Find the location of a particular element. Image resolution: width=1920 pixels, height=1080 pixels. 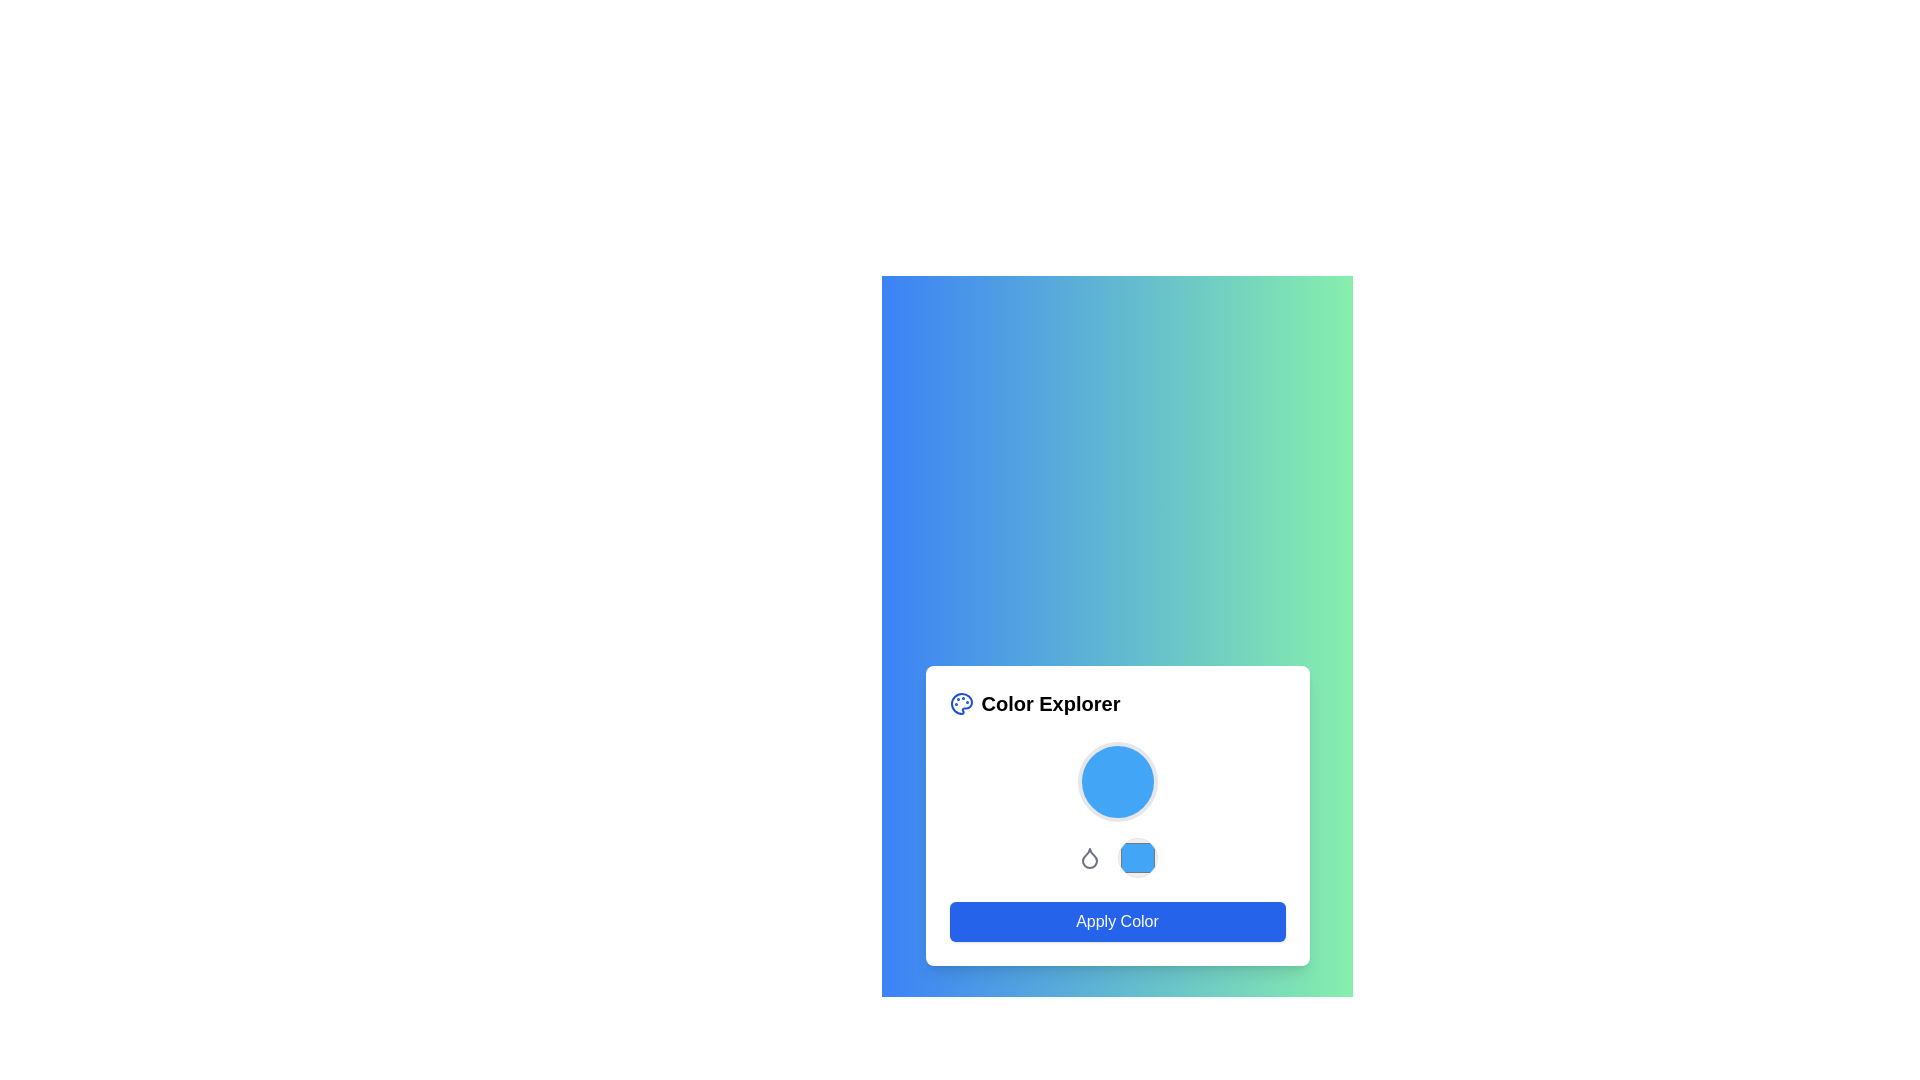

the small blue outlined palette icon representing artistic functionality, located to the left of the 'Color Explorer' text in the header area of the white card is located at coordinates (961, 703).